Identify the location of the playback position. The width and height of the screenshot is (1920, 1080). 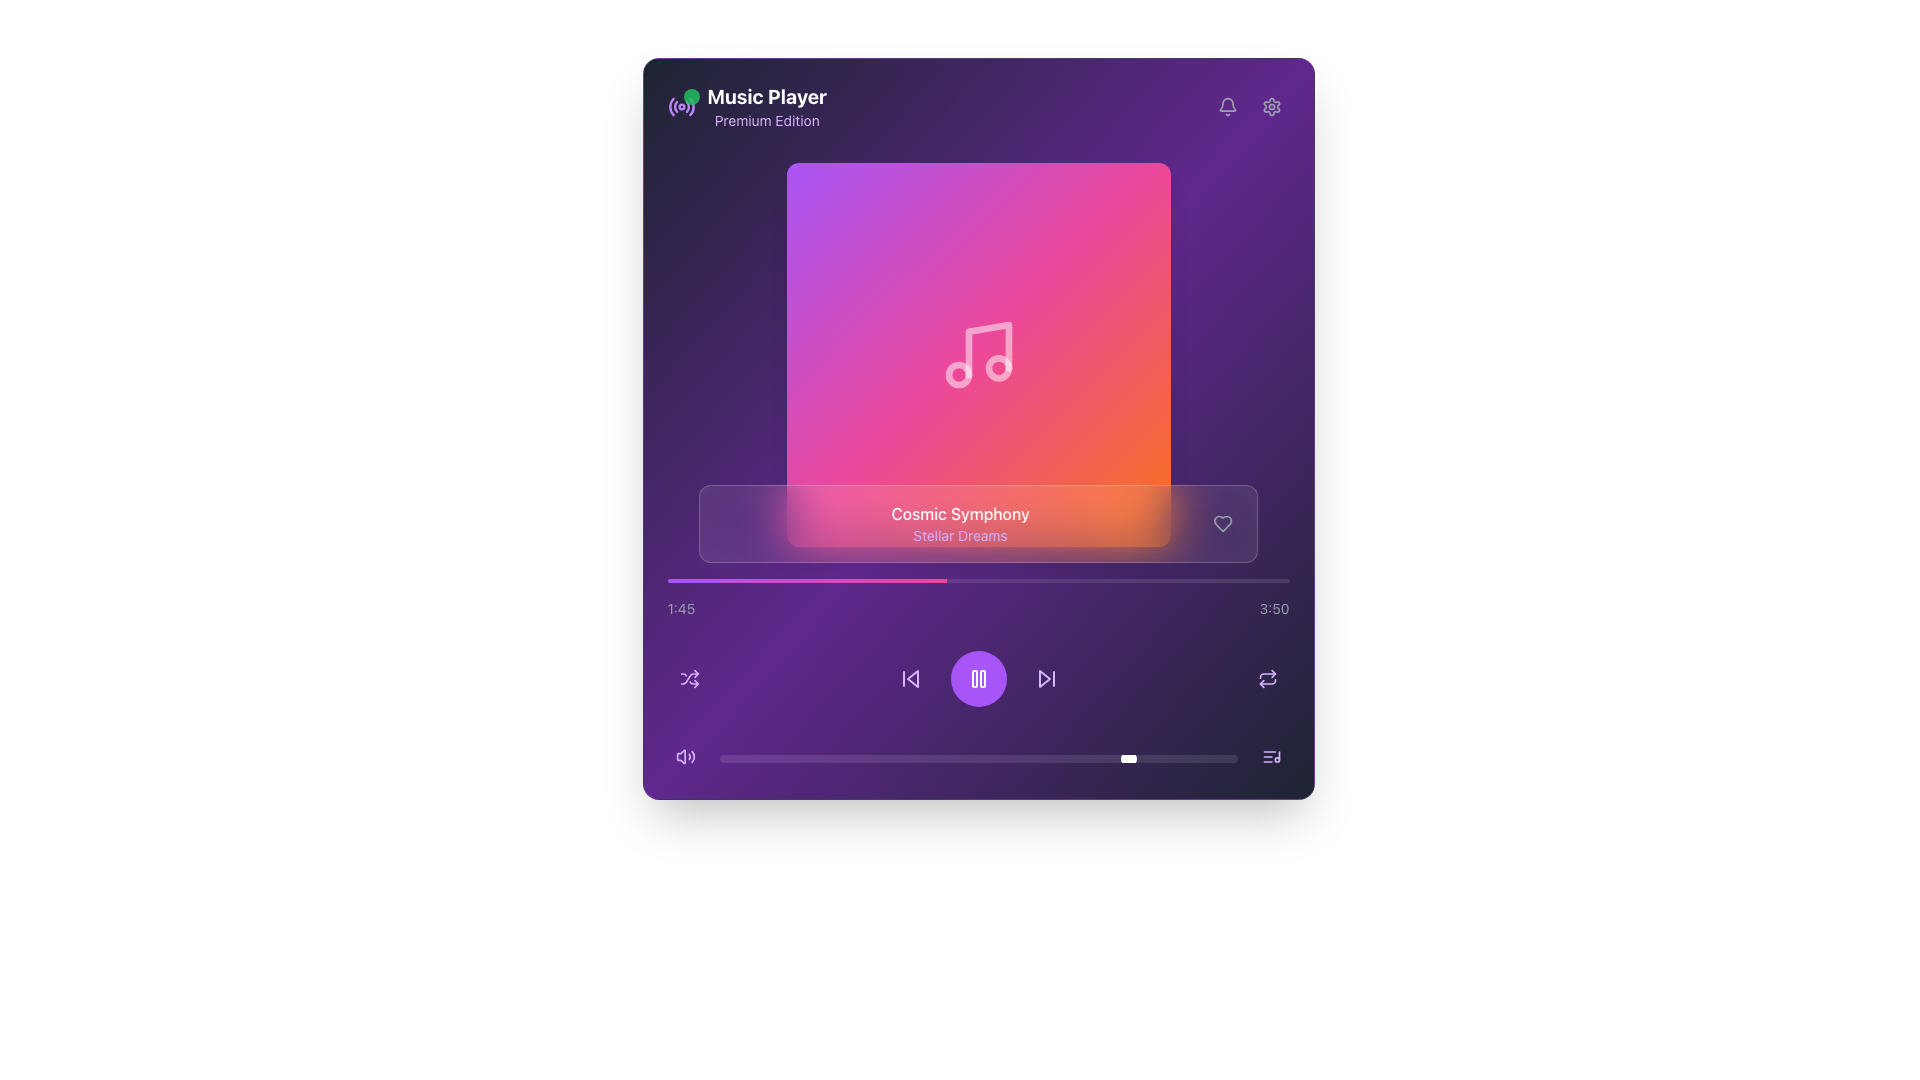
(946, 581).